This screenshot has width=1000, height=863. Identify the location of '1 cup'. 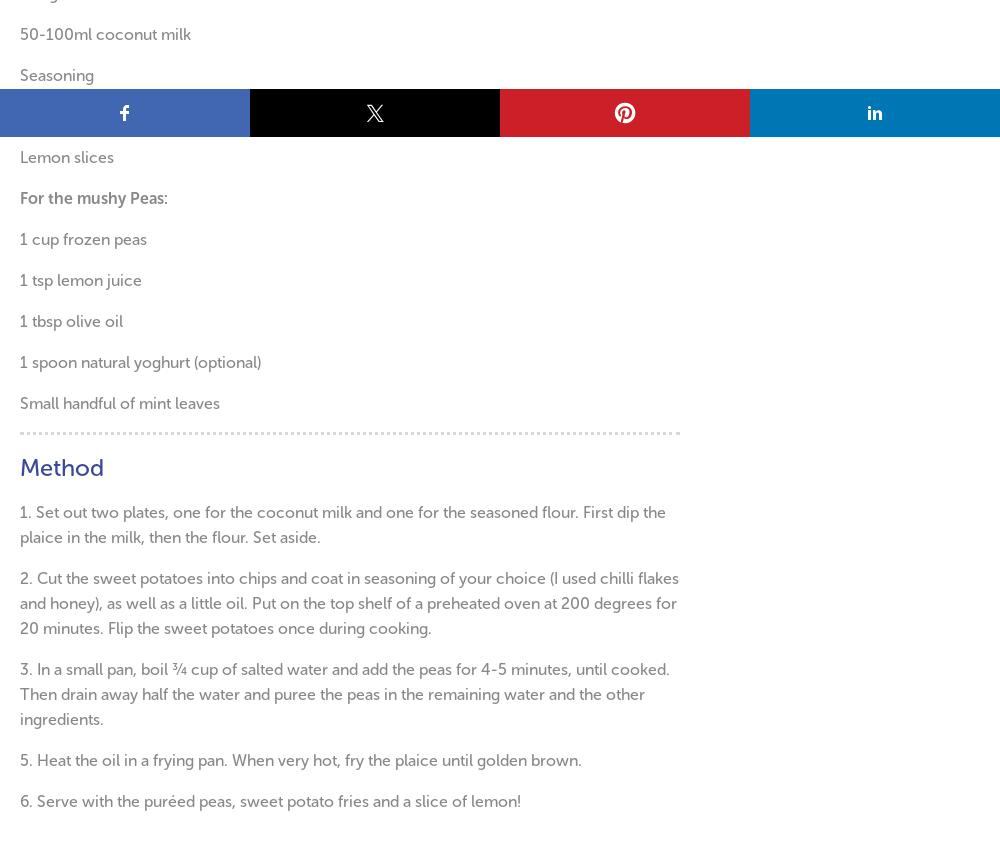
(41, 238).